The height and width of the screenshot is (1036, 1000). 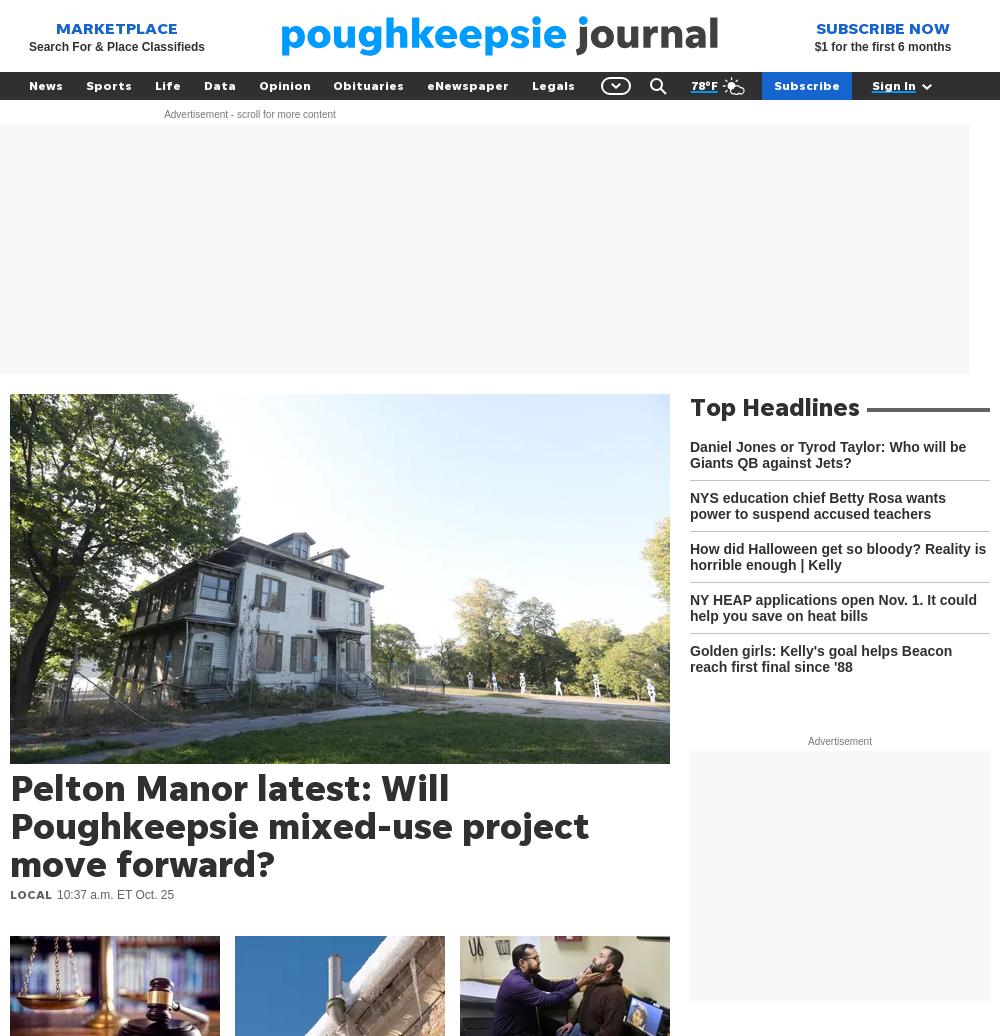 What do you see at coordinates (29, 85) in the screenshot?
I see `'News'` at bounding box center [29, 85].